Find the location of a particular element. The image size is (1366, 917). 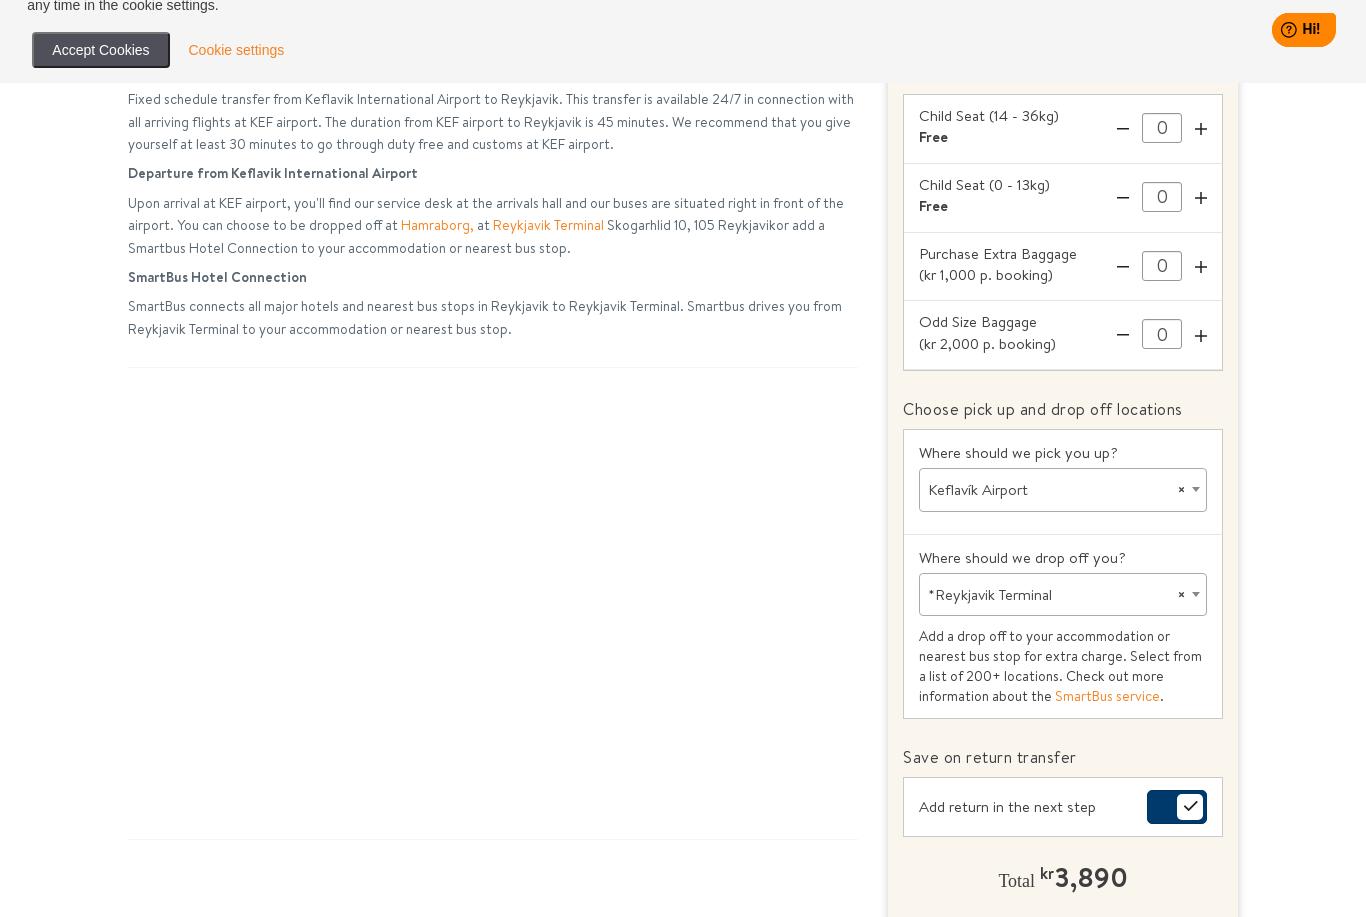

'Odd Size Baggage' is located at coordinates (919, 321).